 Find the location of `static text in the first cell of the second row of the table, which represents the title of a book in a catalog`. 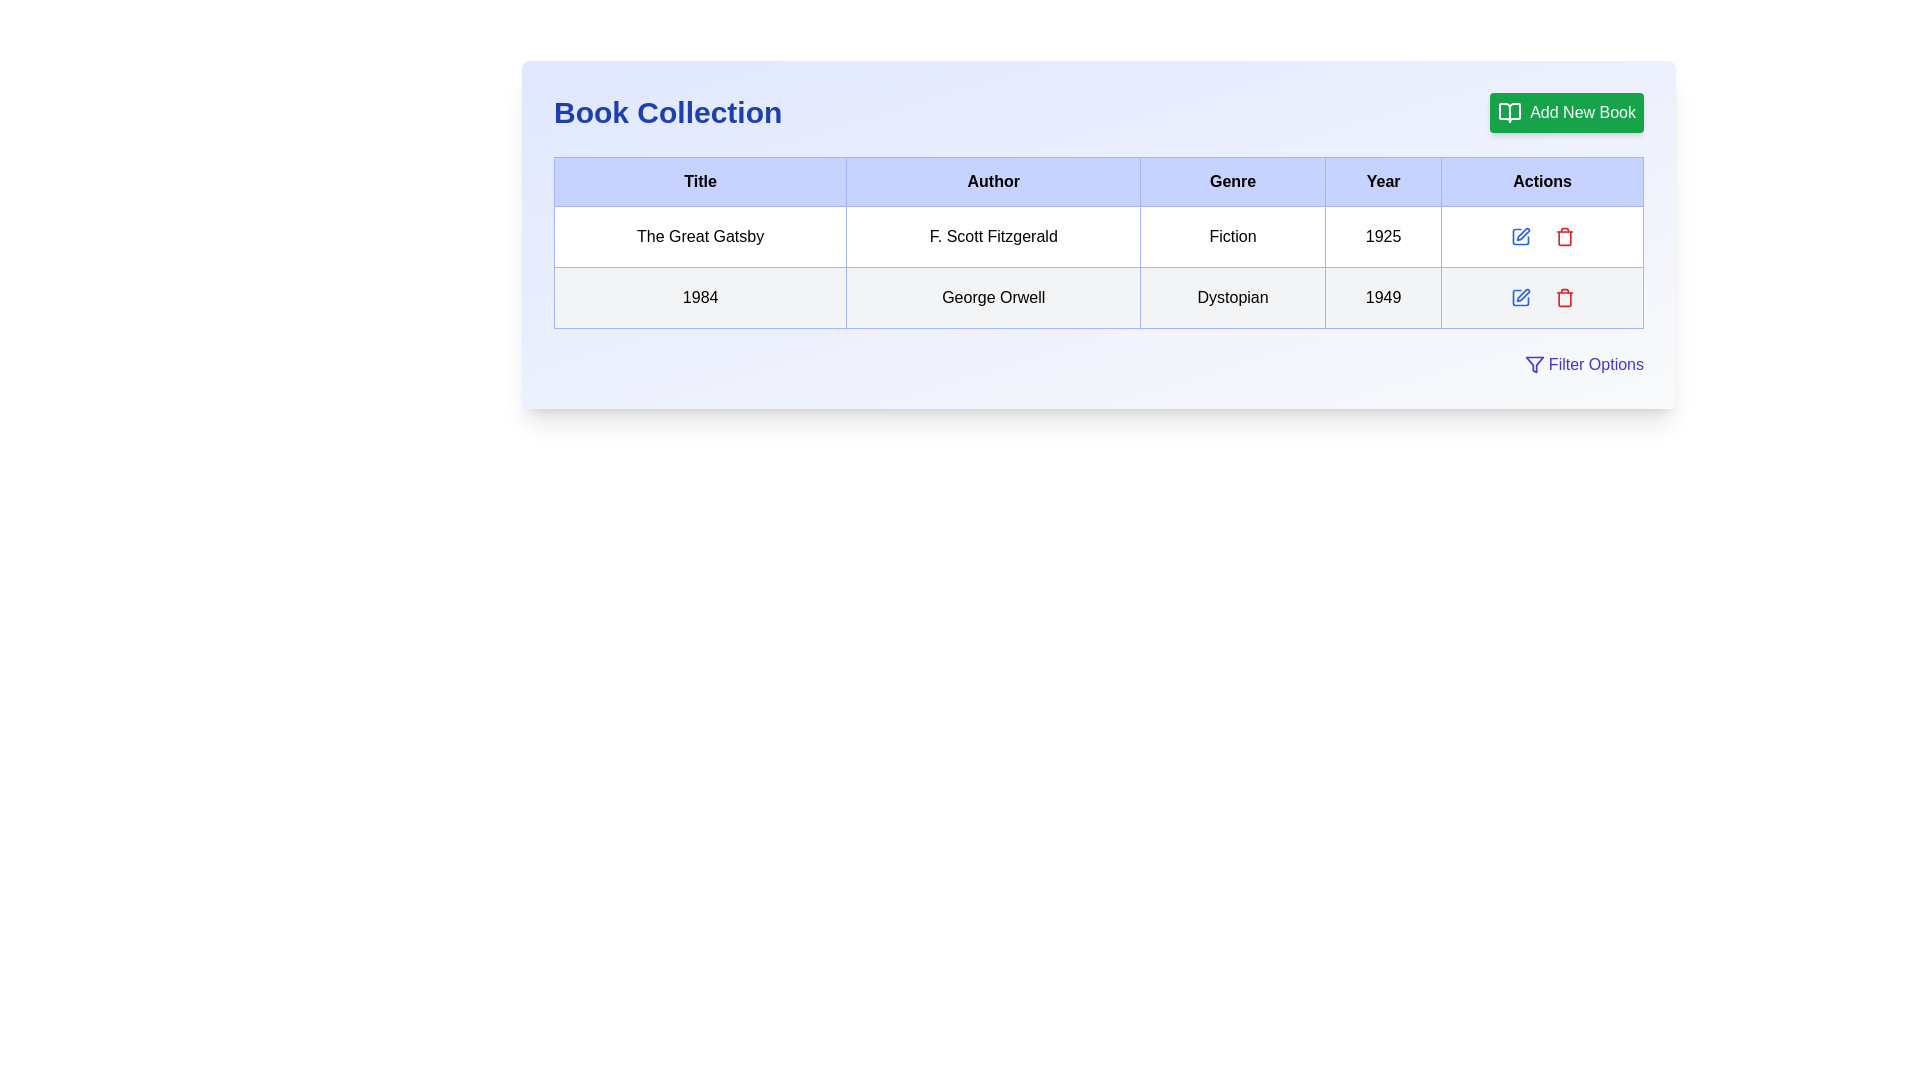

static text in the first cell of the second row of the table, which represents the title of a book in a catalog is located at coordinates (700, 297).